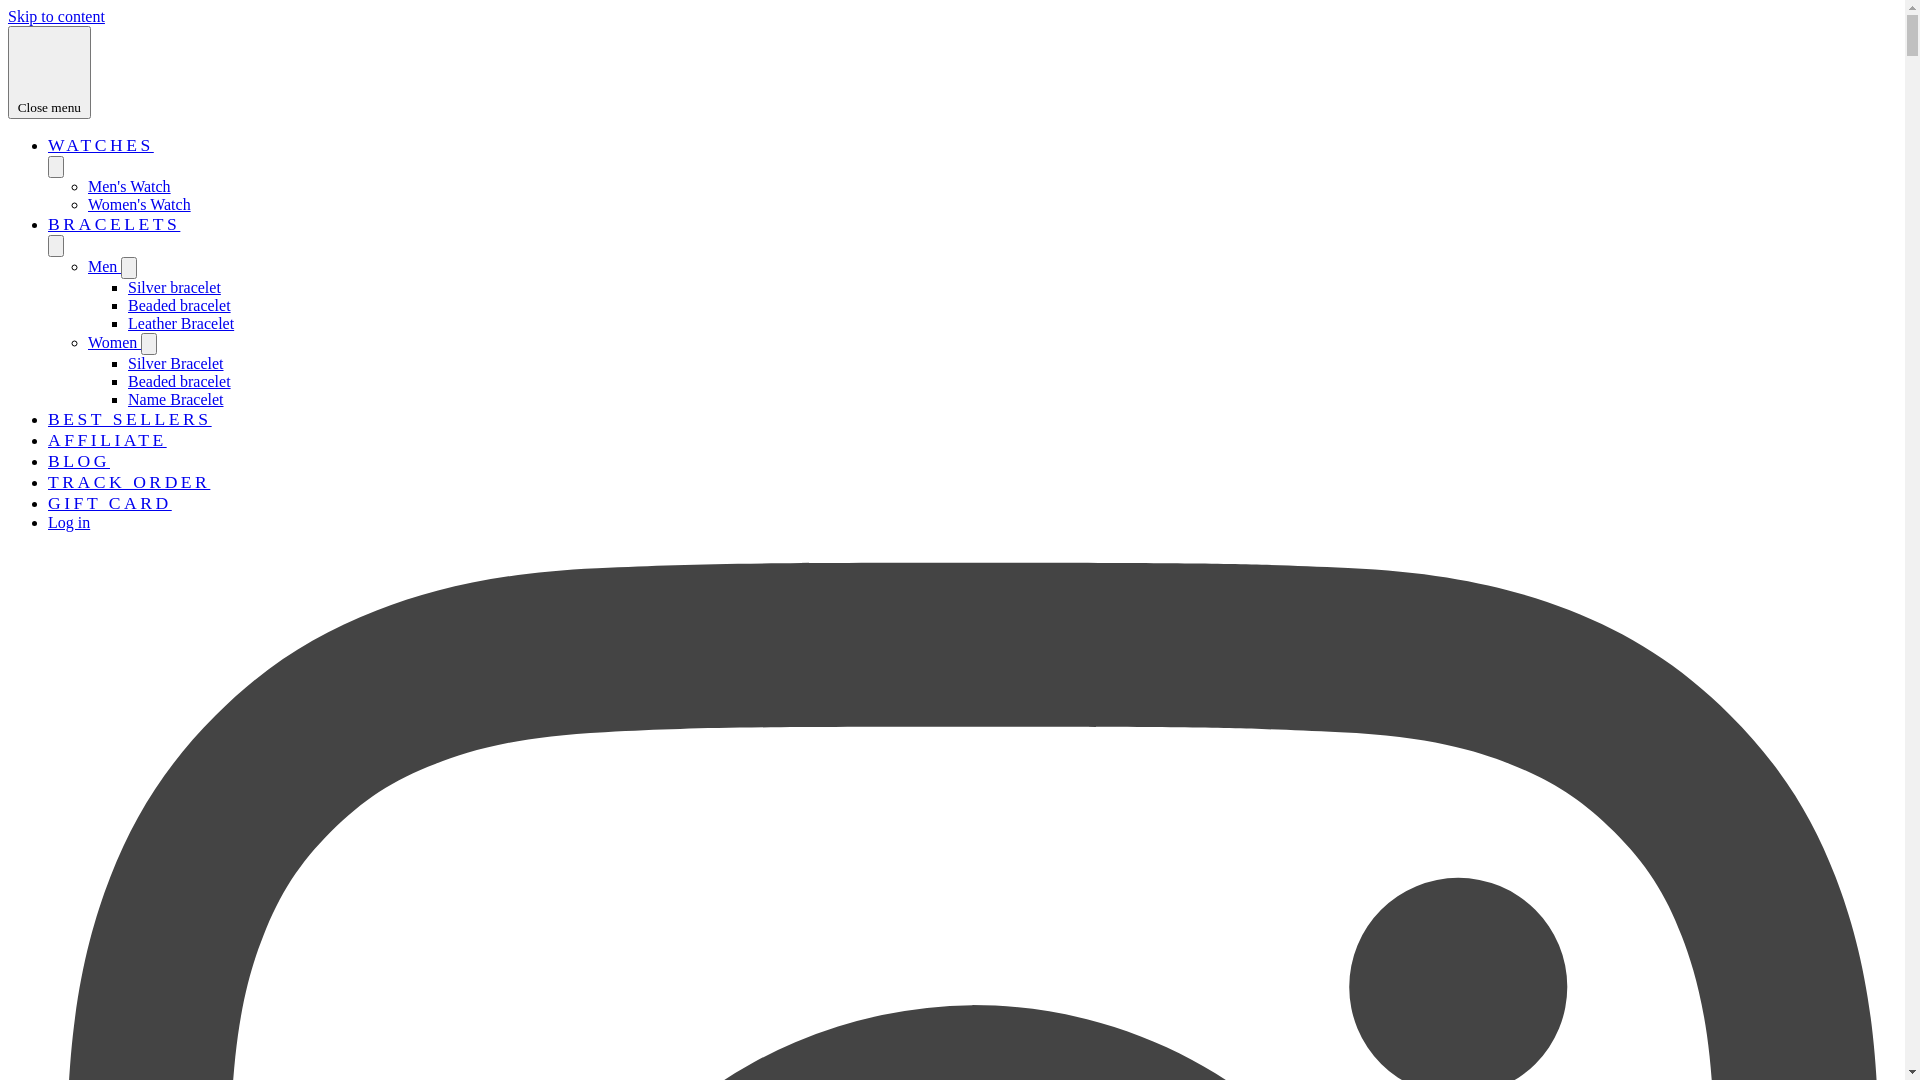 The image size is (1920, 1080). I want to click on 'Log in', so click(68, 521).